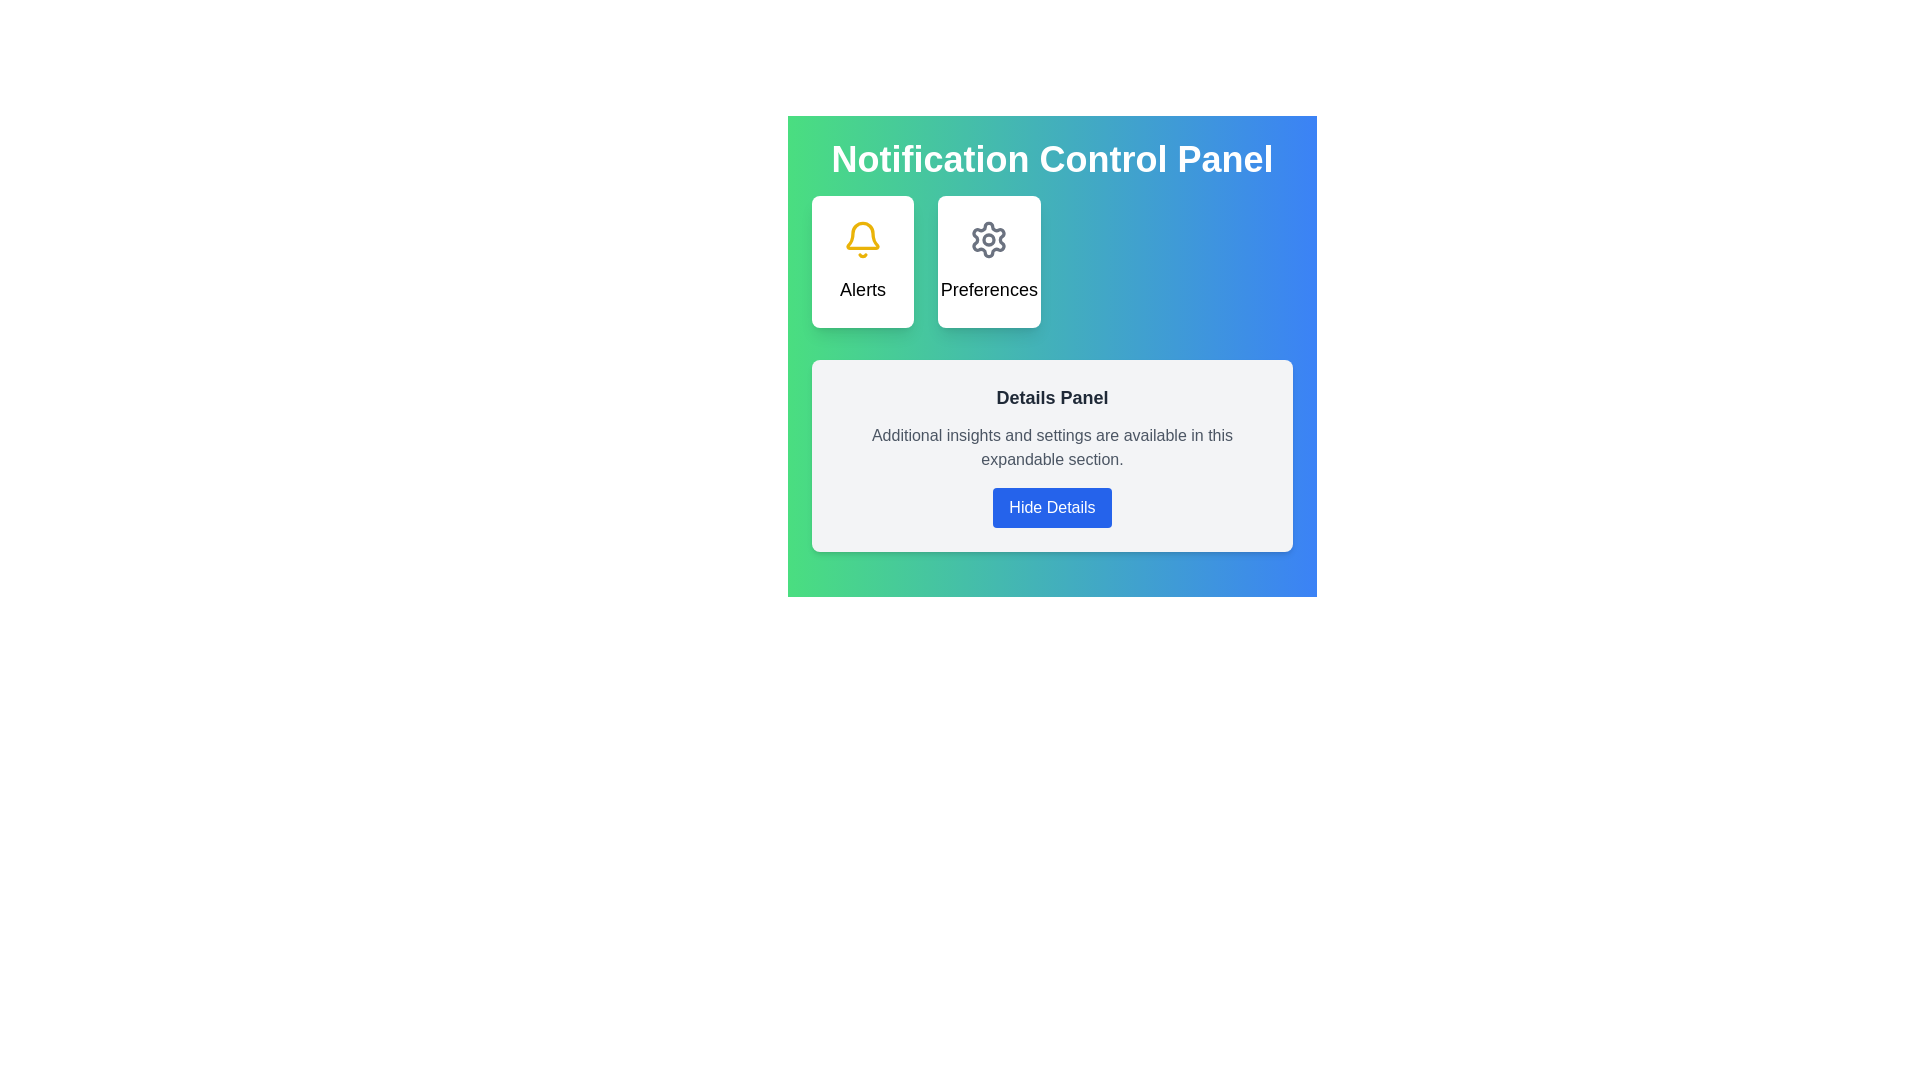 Image resolution: width=1920 pixels, height=1080 pixels. What do you see at coordinates (863, 289) in the screenshot?
I see `'Alerts' text label, which is displayed in a medium-sized, bold font below a yellow bell icon, to understand the section's purpose` at bounding box center [863, 289].